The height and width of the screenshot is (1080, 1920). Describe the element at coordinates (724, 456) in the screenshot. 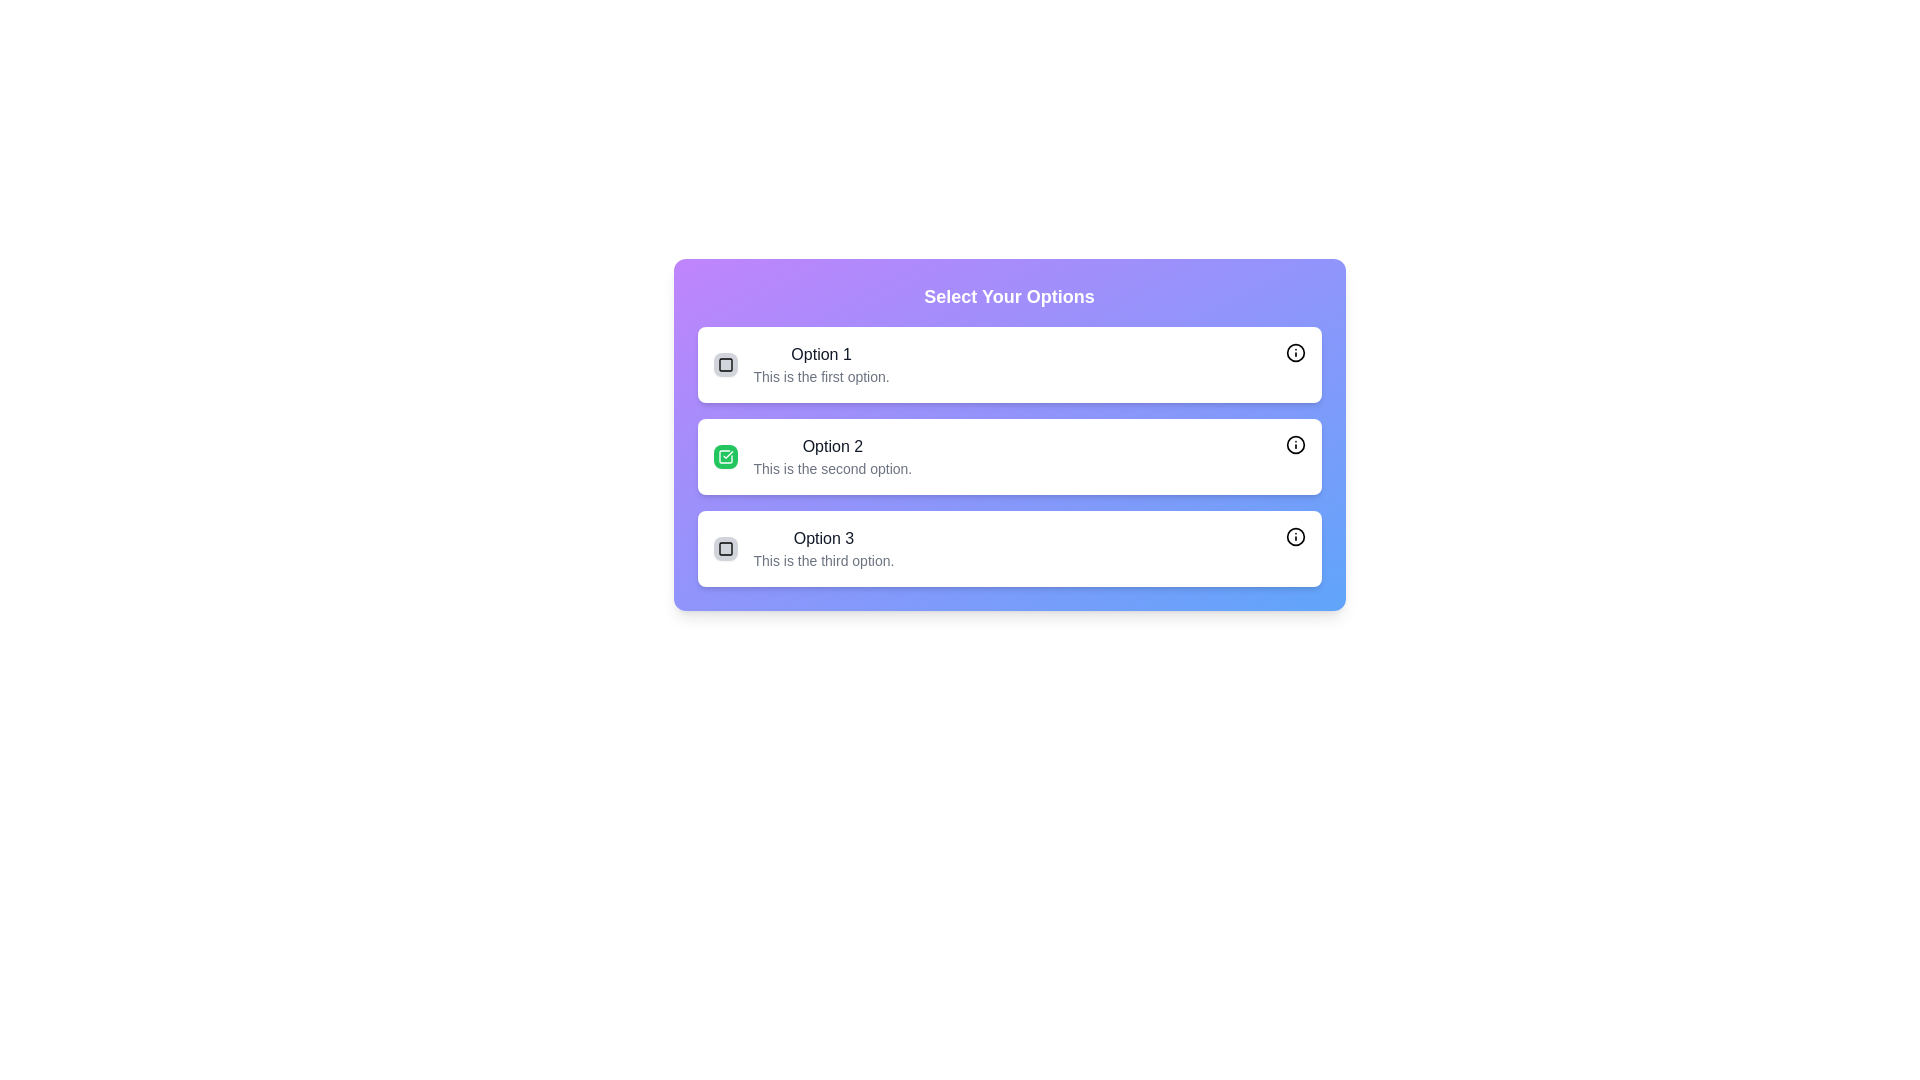

I see `the square-shaped checkbox icon with a rounded green background and a white checkmark outline` at that location.